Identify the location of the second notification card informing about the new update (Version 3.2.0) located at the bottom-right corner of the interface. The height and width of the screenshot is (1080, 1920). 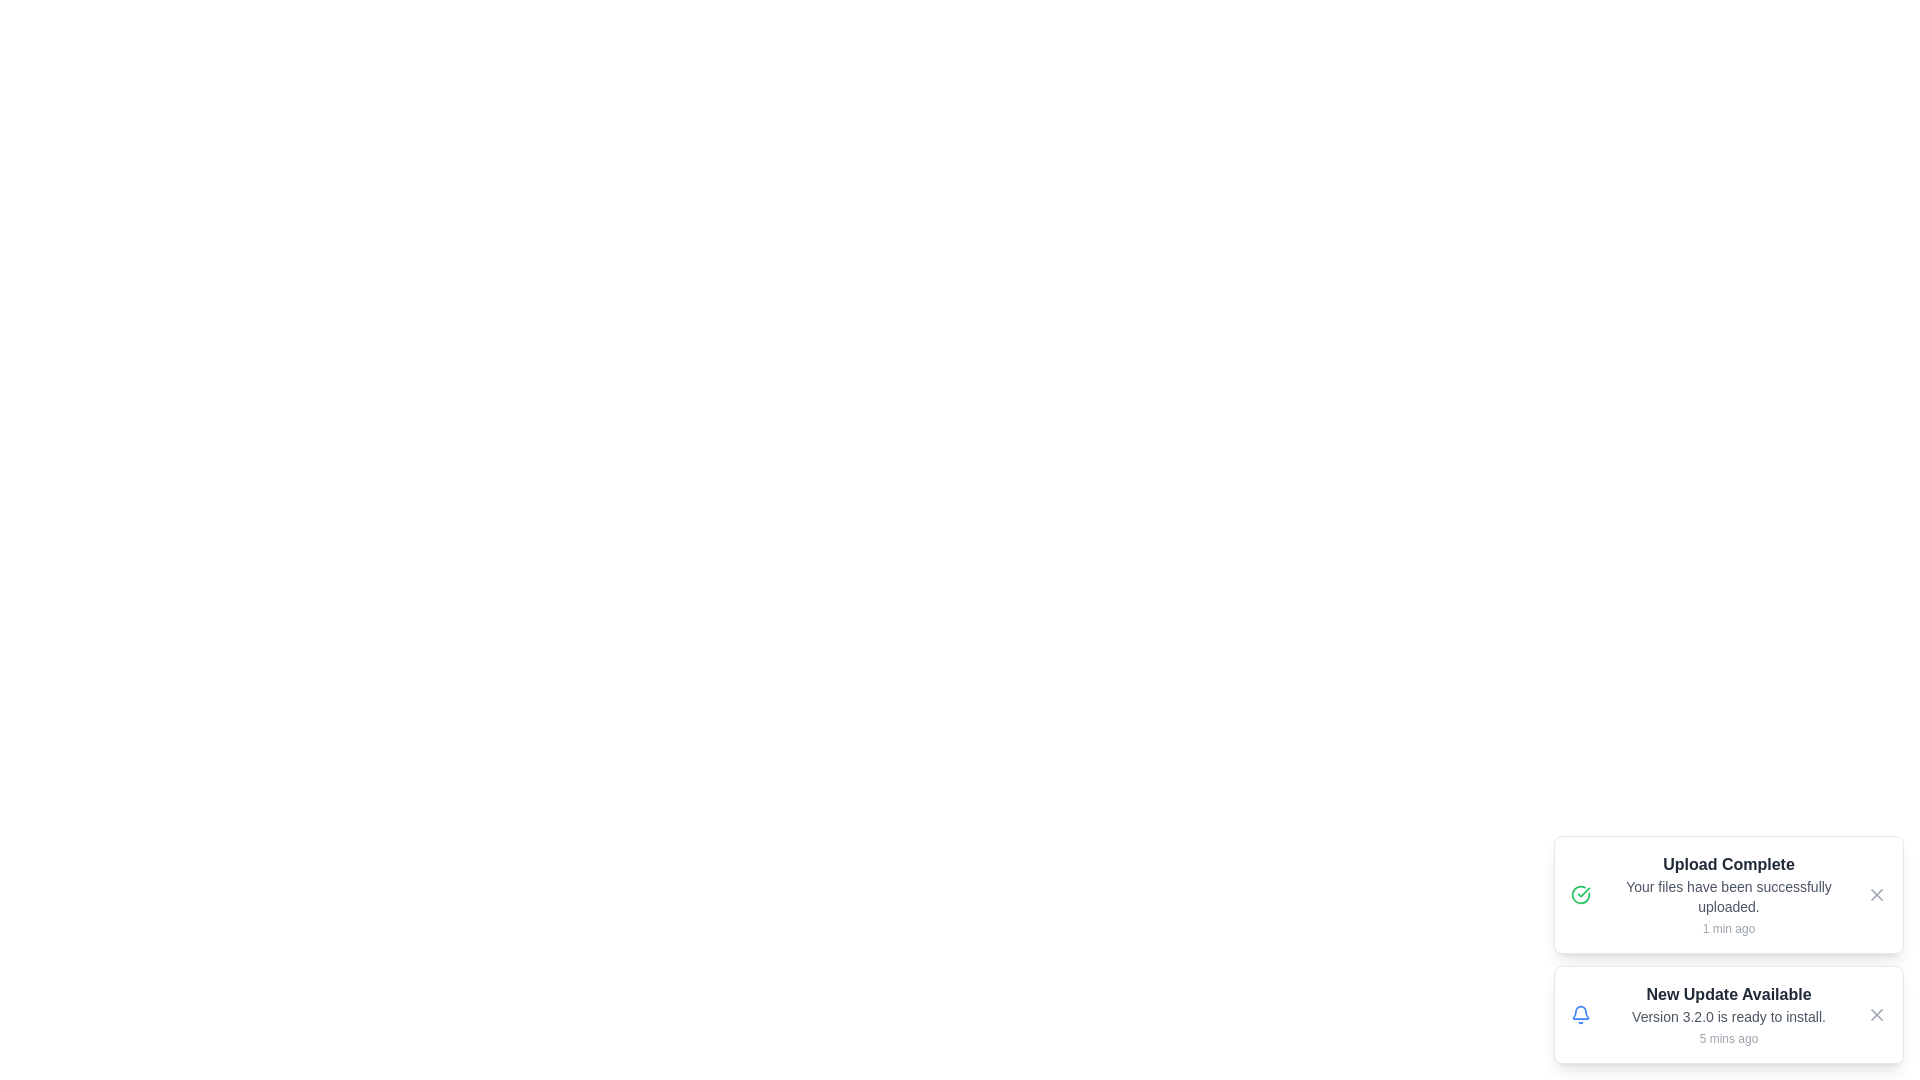
(1727, 1014).